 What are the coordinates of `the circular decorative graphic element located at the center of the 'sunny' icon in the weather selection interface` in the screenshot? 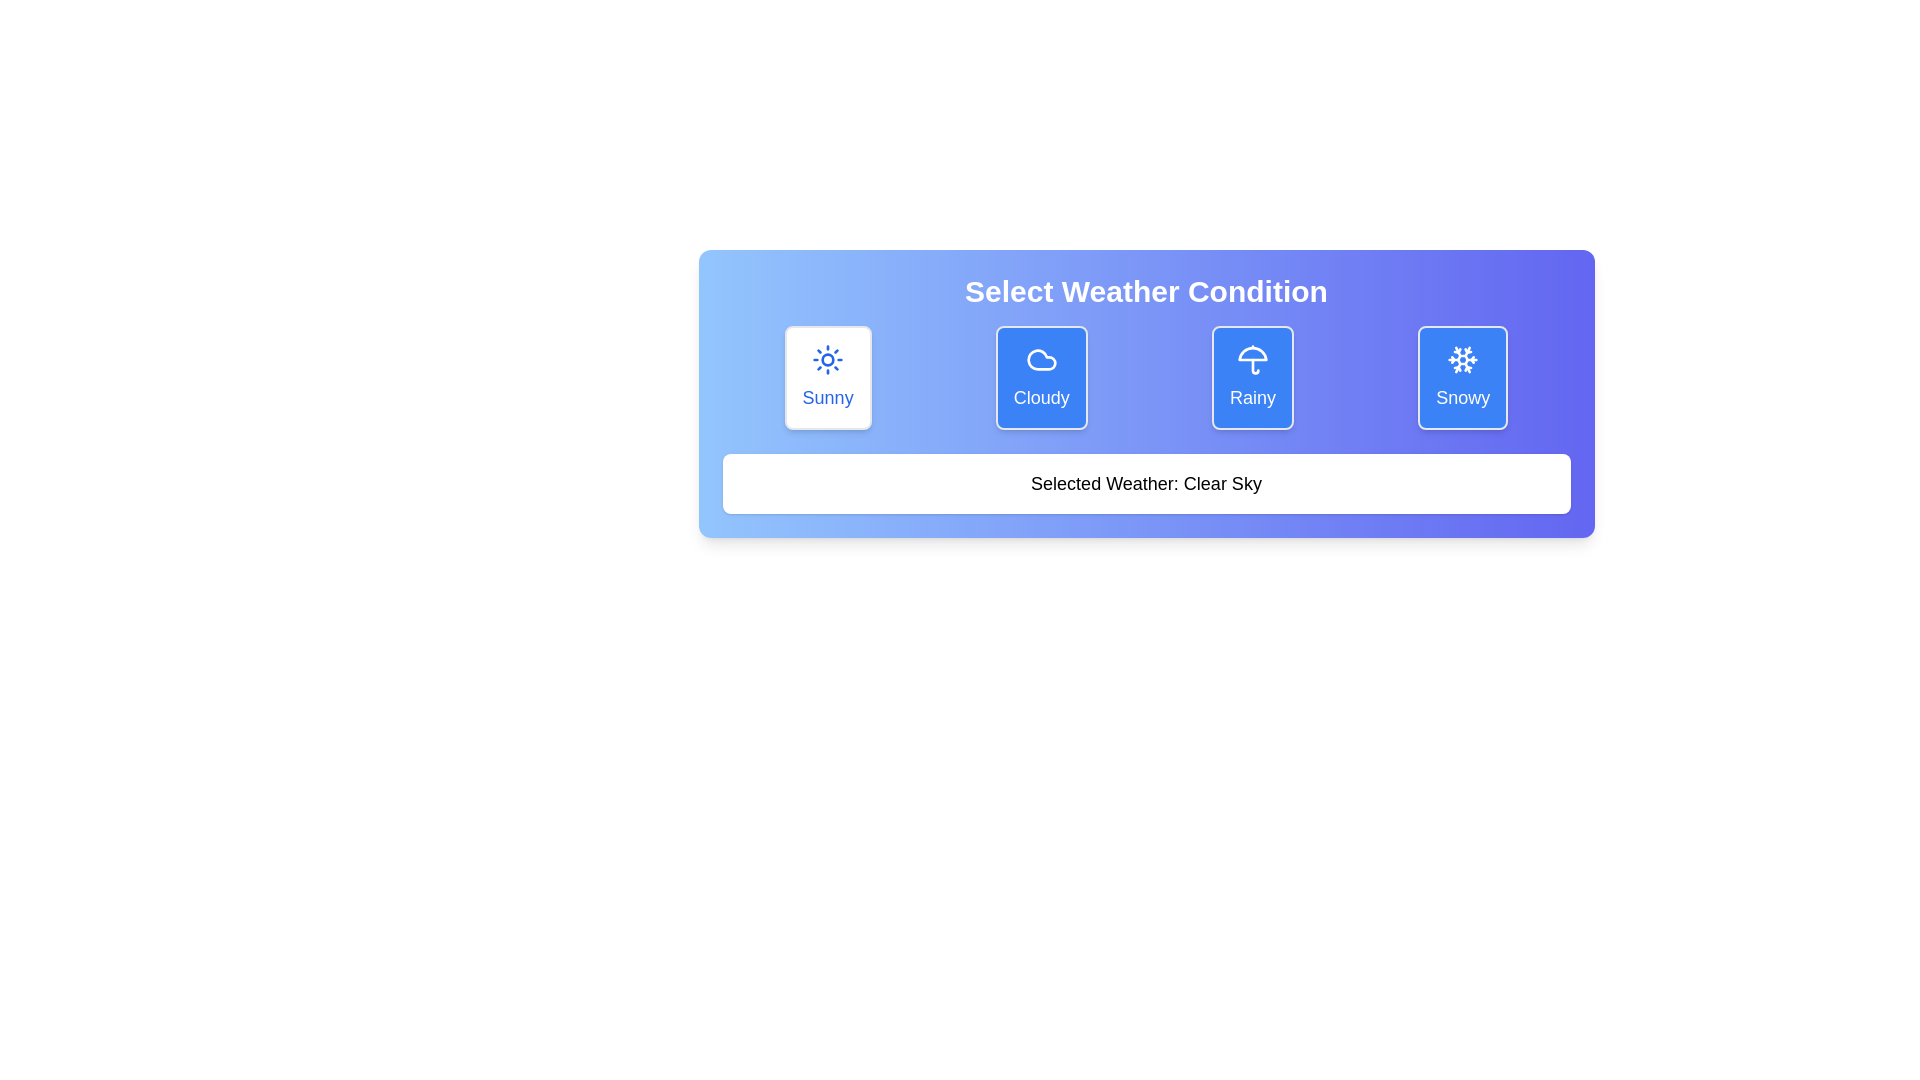 It's located at (828, 358).